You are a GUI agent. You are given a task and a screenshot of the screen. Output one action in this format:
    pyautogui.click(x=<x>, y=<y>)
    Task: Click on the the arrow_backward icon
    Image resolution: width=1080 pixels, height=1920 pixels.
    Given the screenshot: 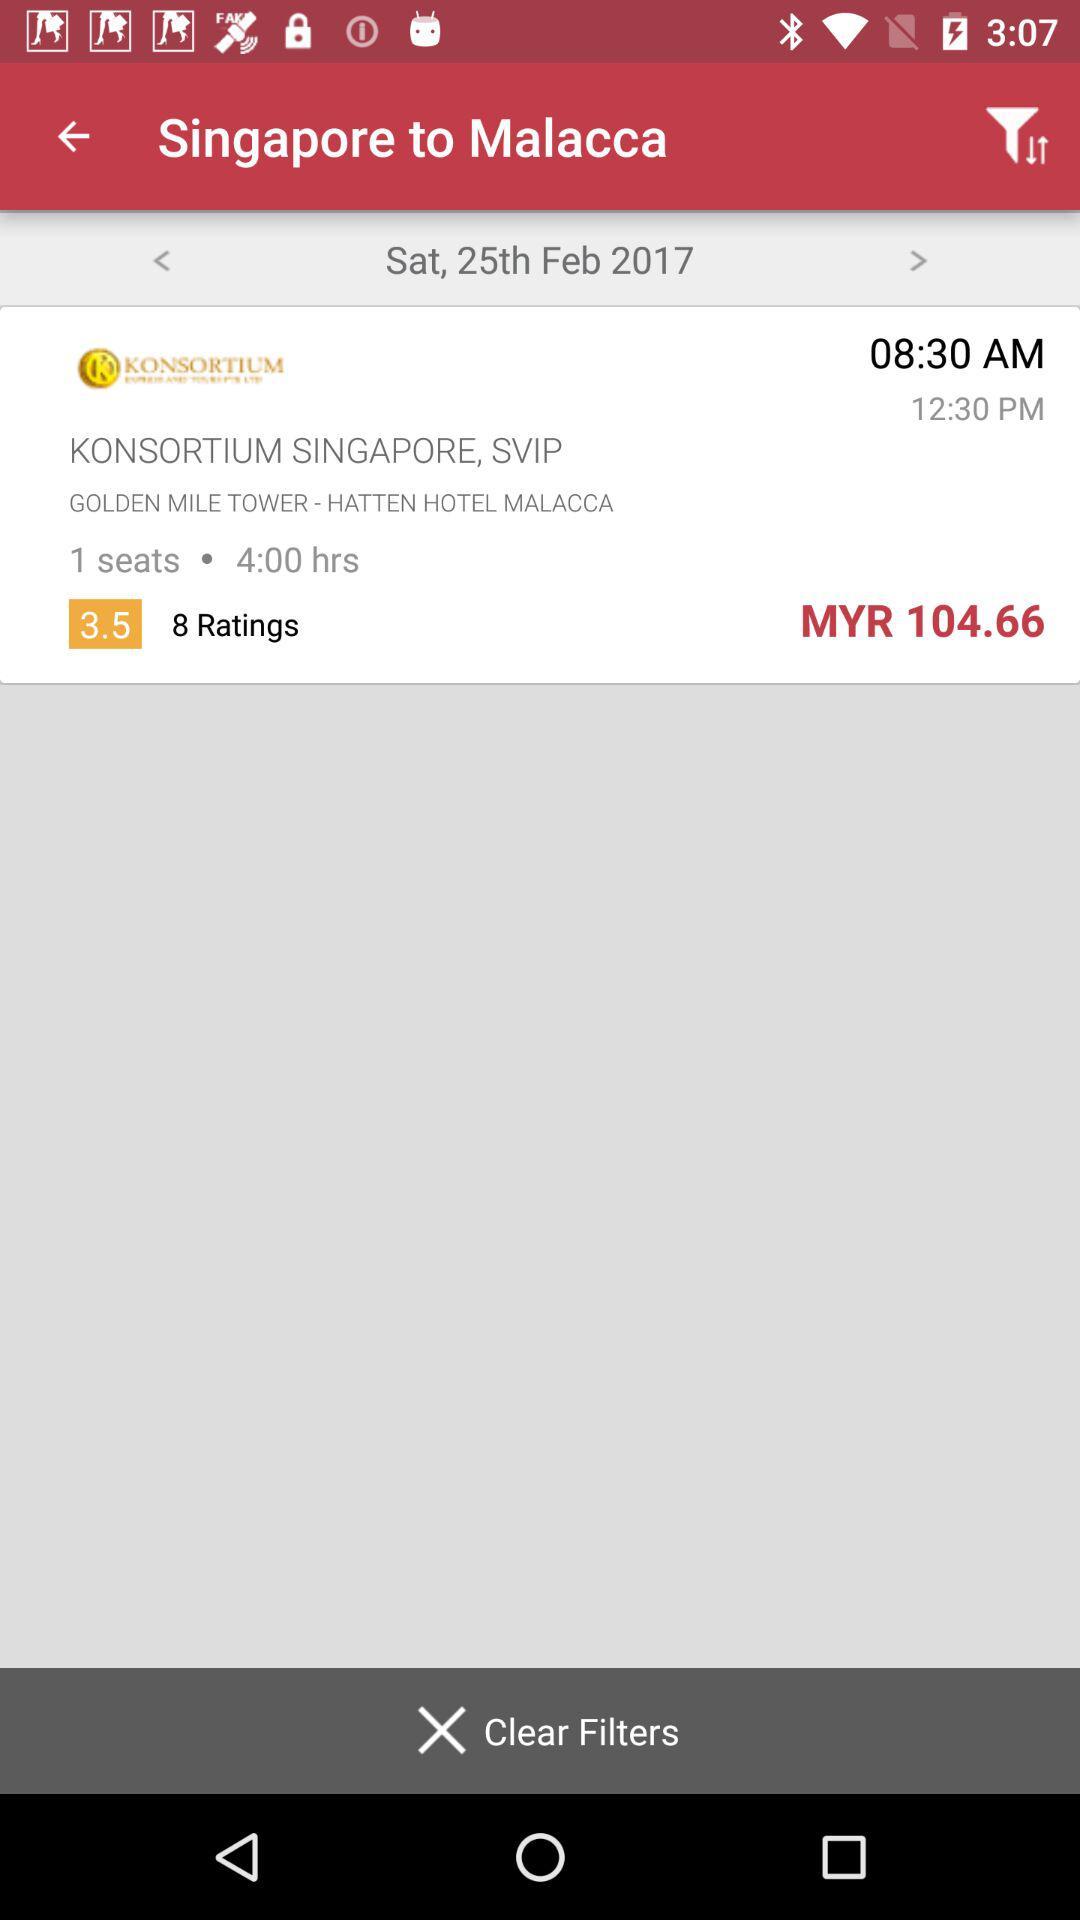 What is the action you would take?
    pyautogui.click(x=159, y=257)
    